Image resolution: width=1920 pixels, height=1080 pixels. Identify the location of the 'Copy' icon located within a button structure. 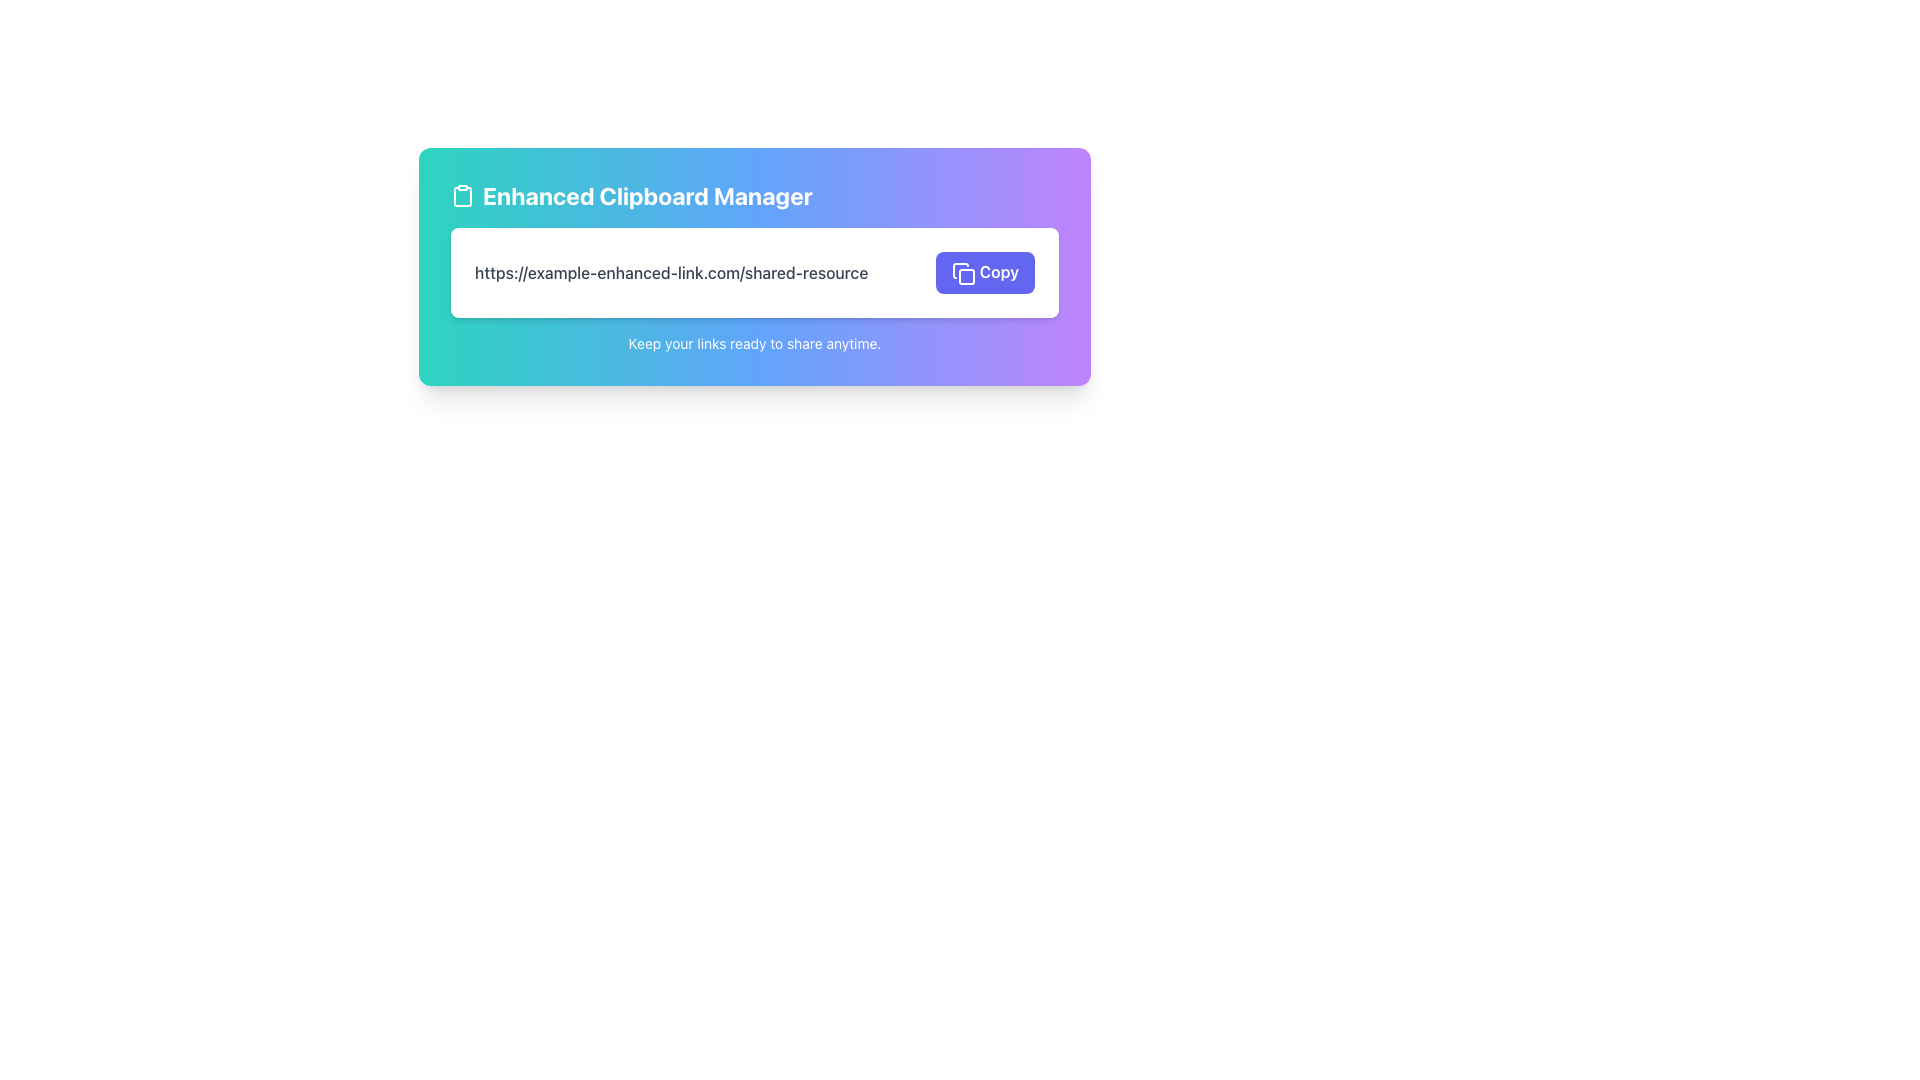
(966, 276).